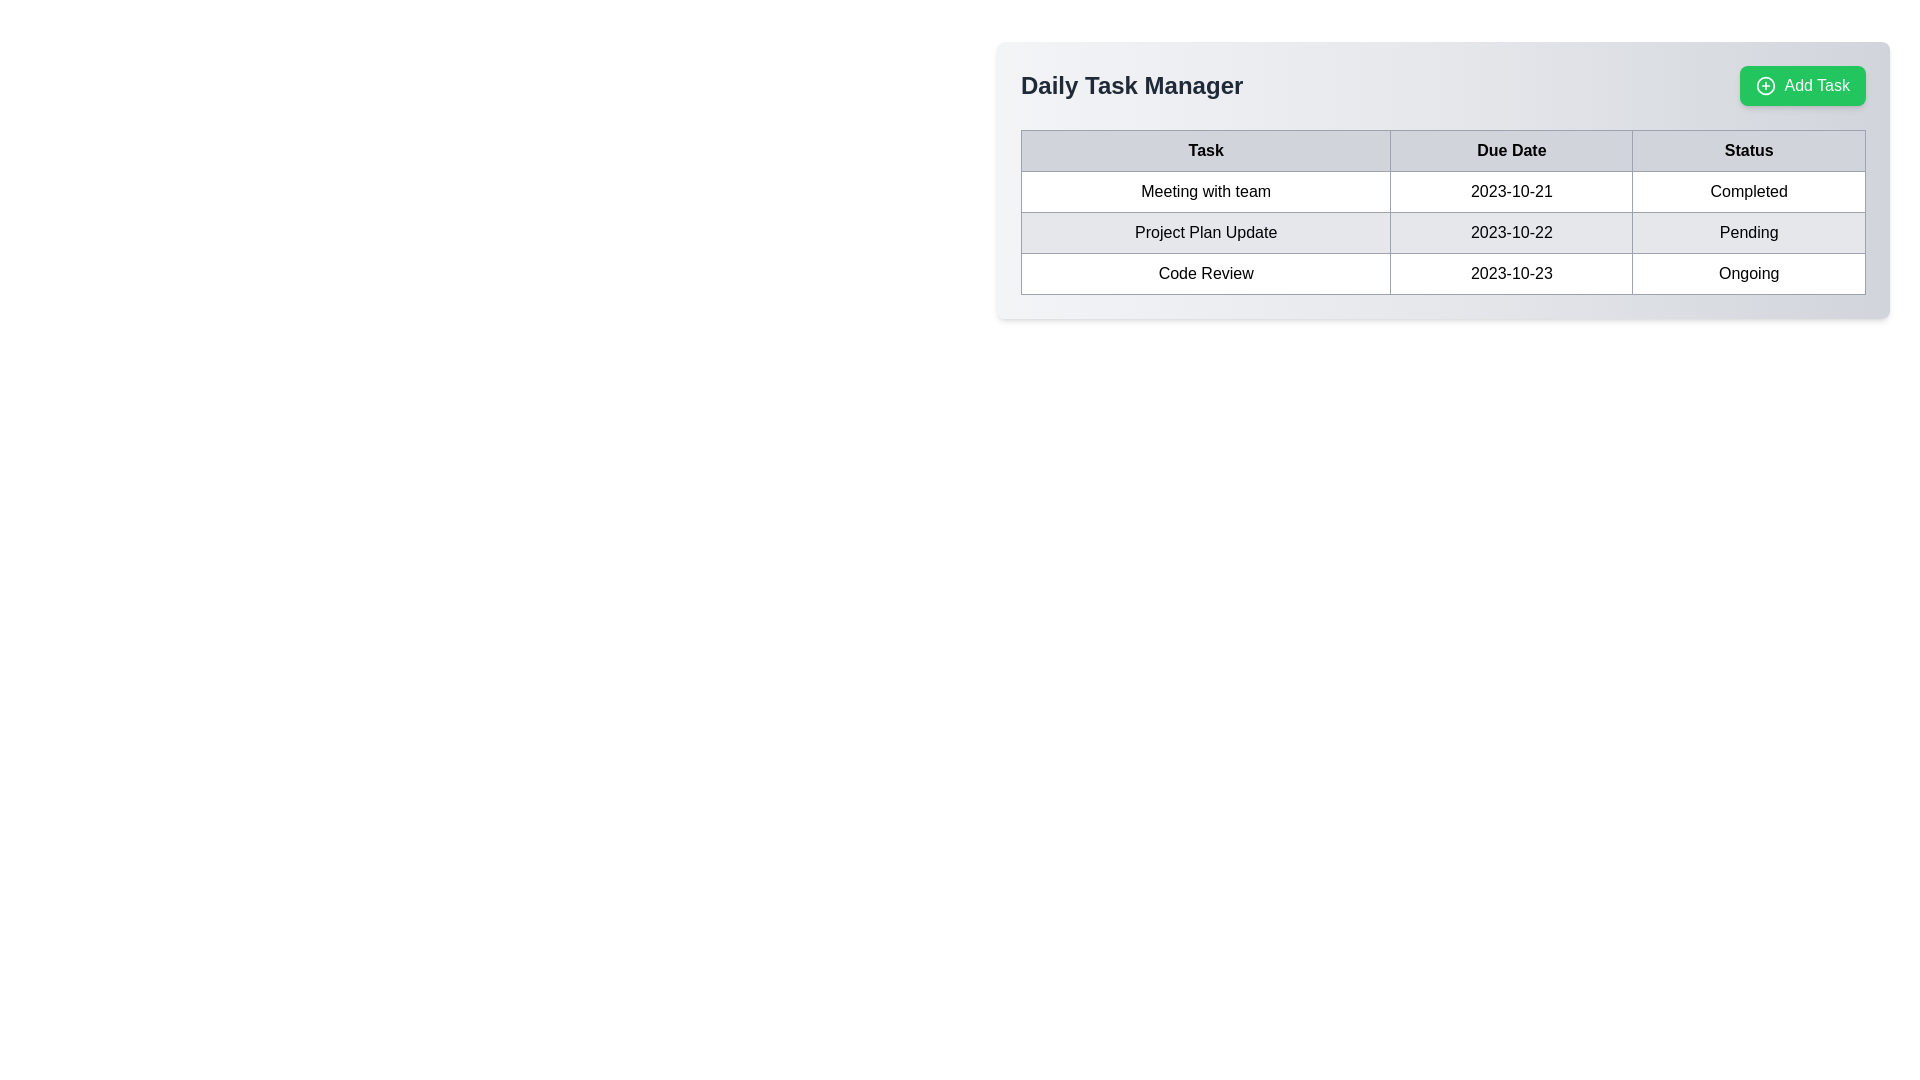 Image resolution: width=1920 pixels, height=1080 pixels. What do you see at coordinates (1766, 84) in the screenshot?
I see `the icon representing the addition or creation action located to the left of the 'Add Task' button, which is part of the green button in the top right corner of the interface` at bounding box center [1766, 84].